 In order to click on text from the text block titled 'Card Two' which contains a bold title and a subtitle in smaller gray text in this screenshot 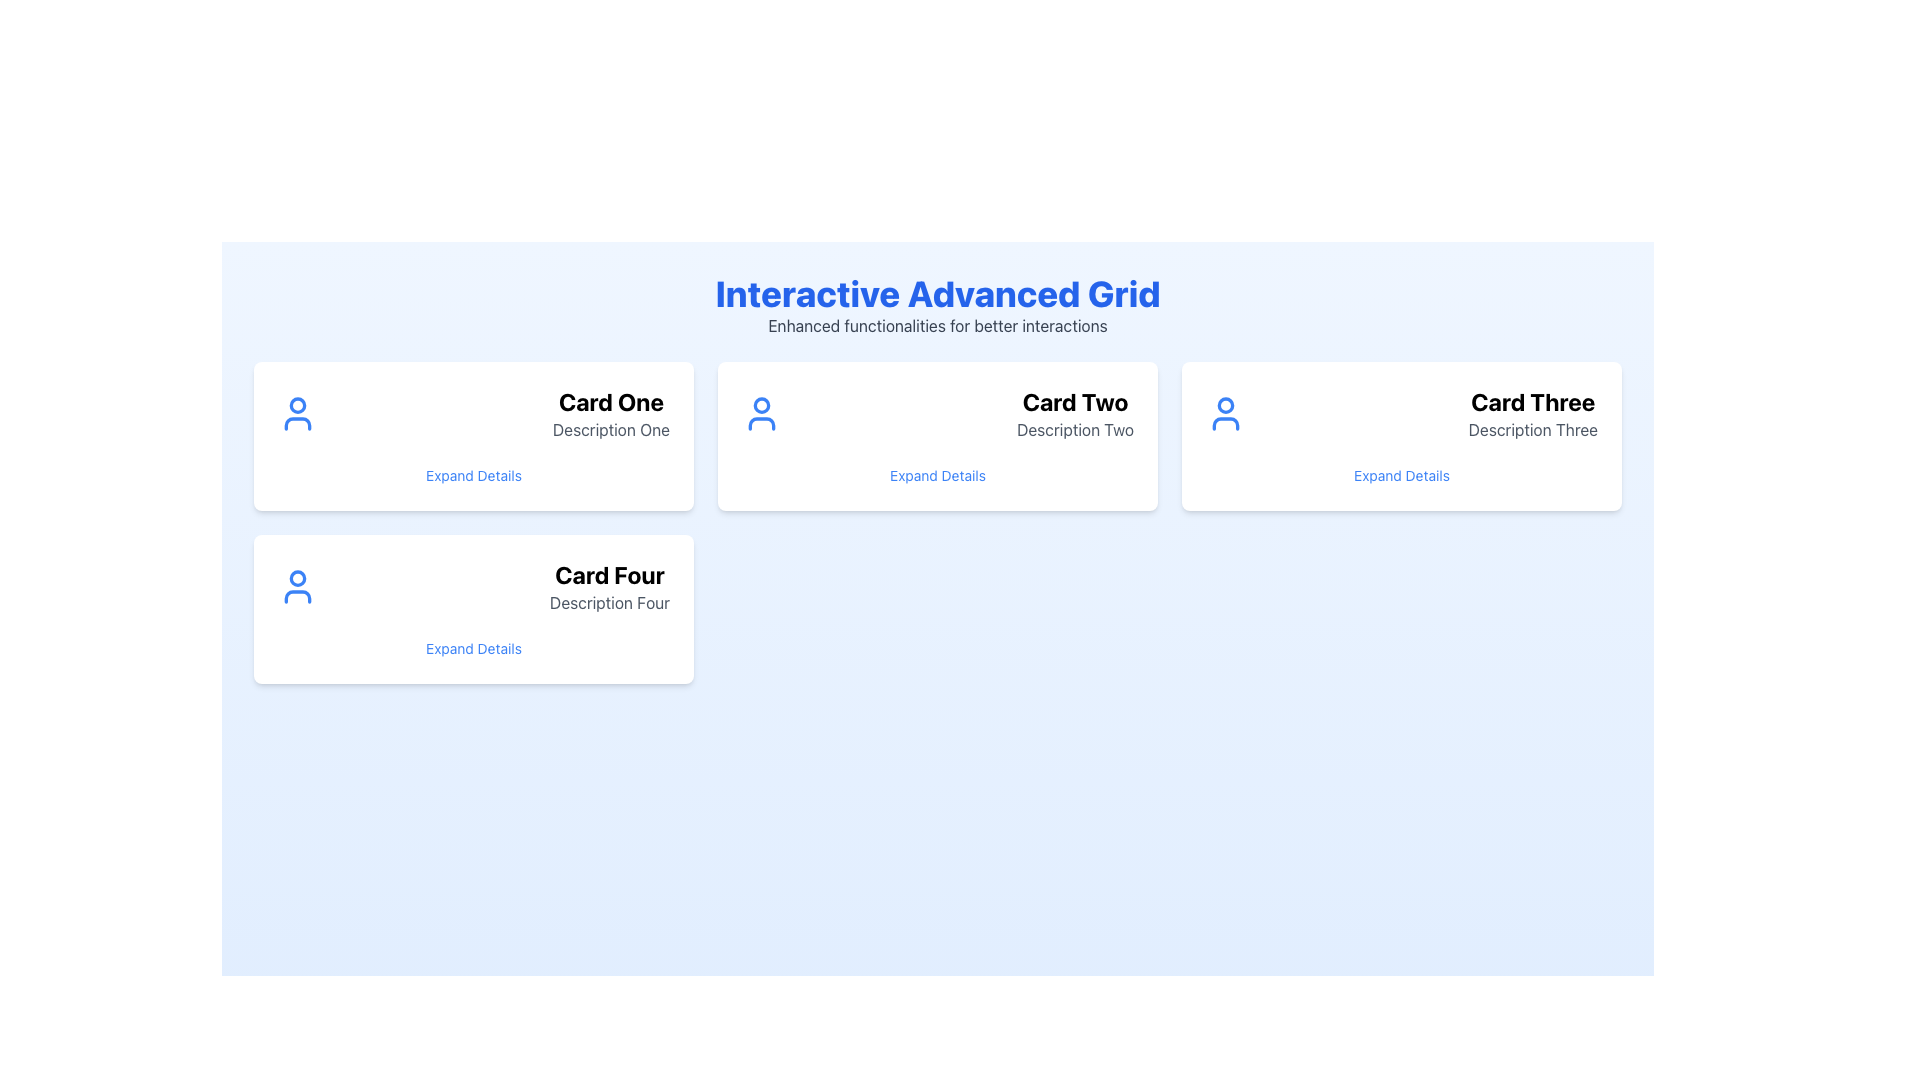, I will do `click(1074, 412)`.